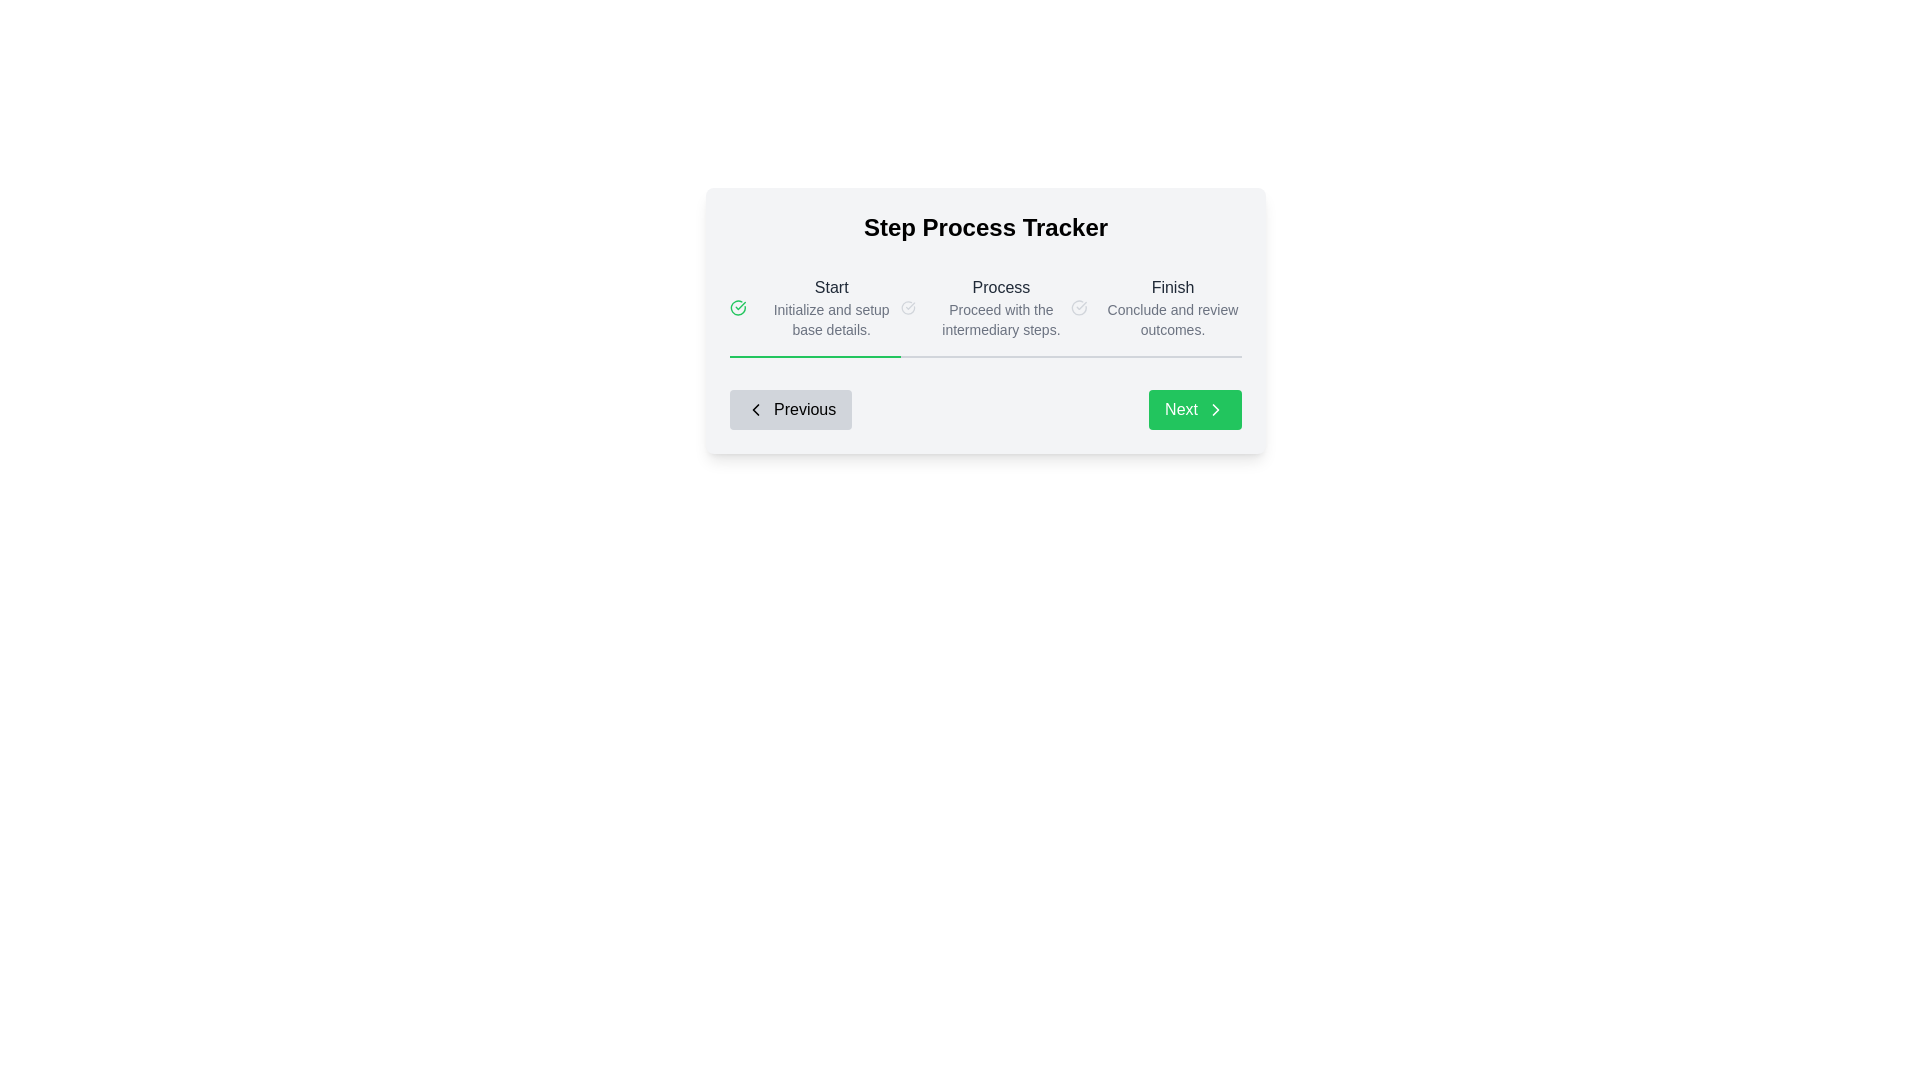 The height and width of the screenshot is (1080, 1920). What do you see at coordinates (1214, 408) in the screenshot?
I see `the right-pointing chevron icon within the 'Next' button, which indicates a forward action` at bounding box center [1214, 408].